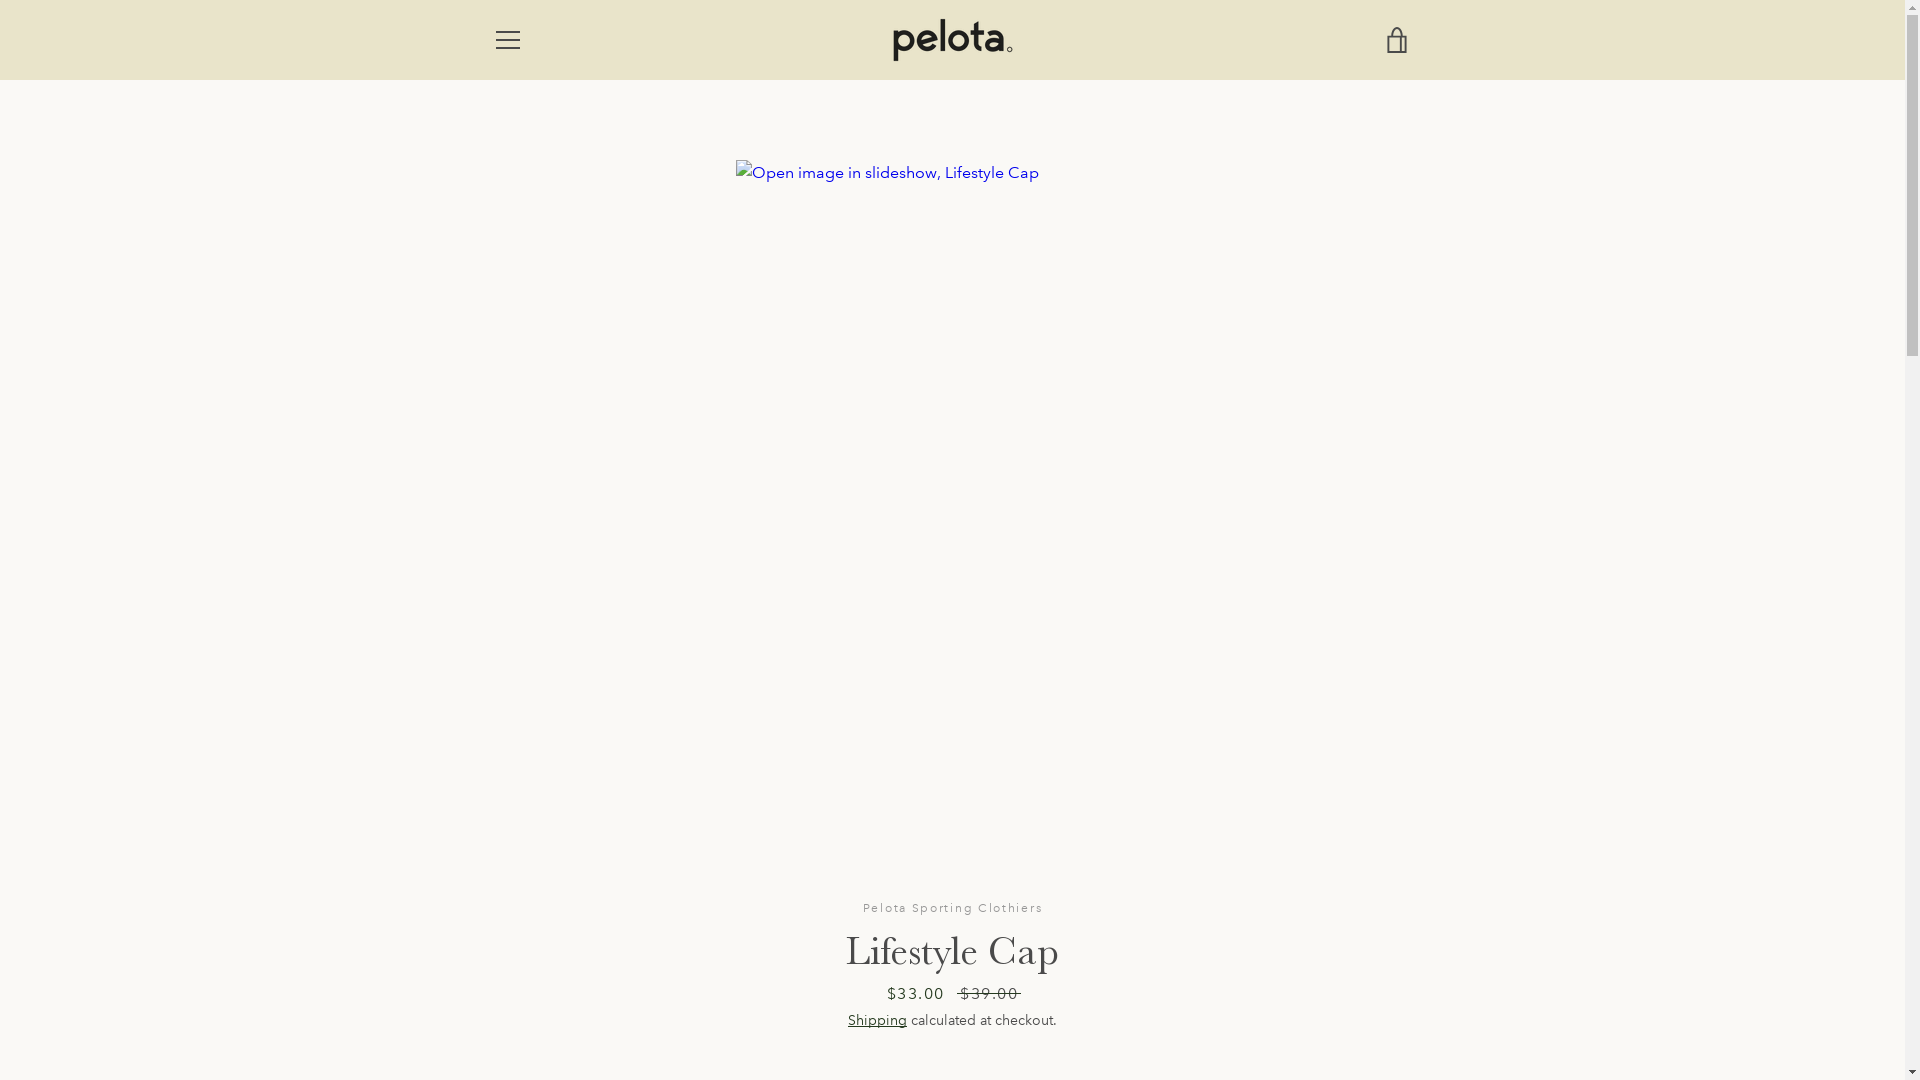 Image resolution: width=1920 pixels, height=1080 pixels. What do you see at coordinates (0, 0) in the screenshot?
I see `'Skip to content'` at bounding box center [0, 0].